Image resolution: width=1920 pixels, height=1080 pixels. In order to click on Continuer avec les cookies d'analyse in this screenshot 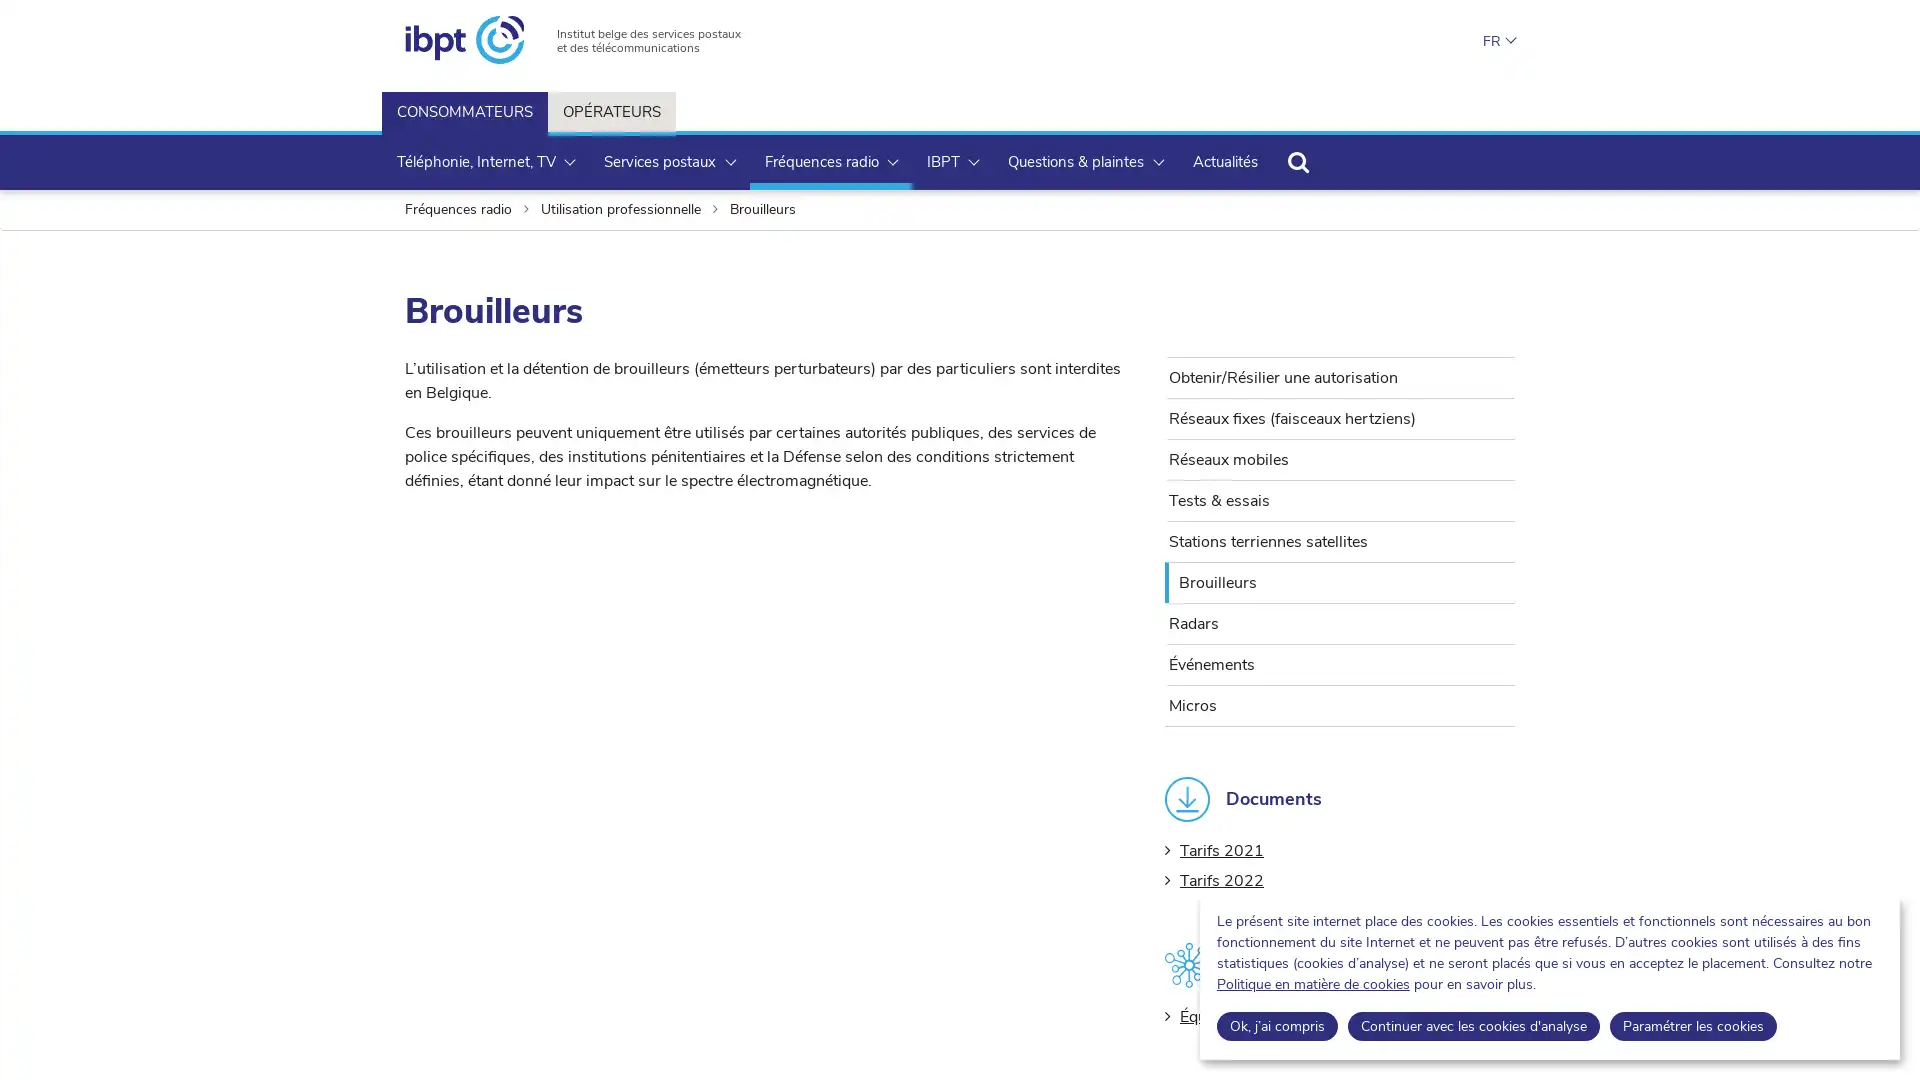, I will do `click(1473, 1026)`.